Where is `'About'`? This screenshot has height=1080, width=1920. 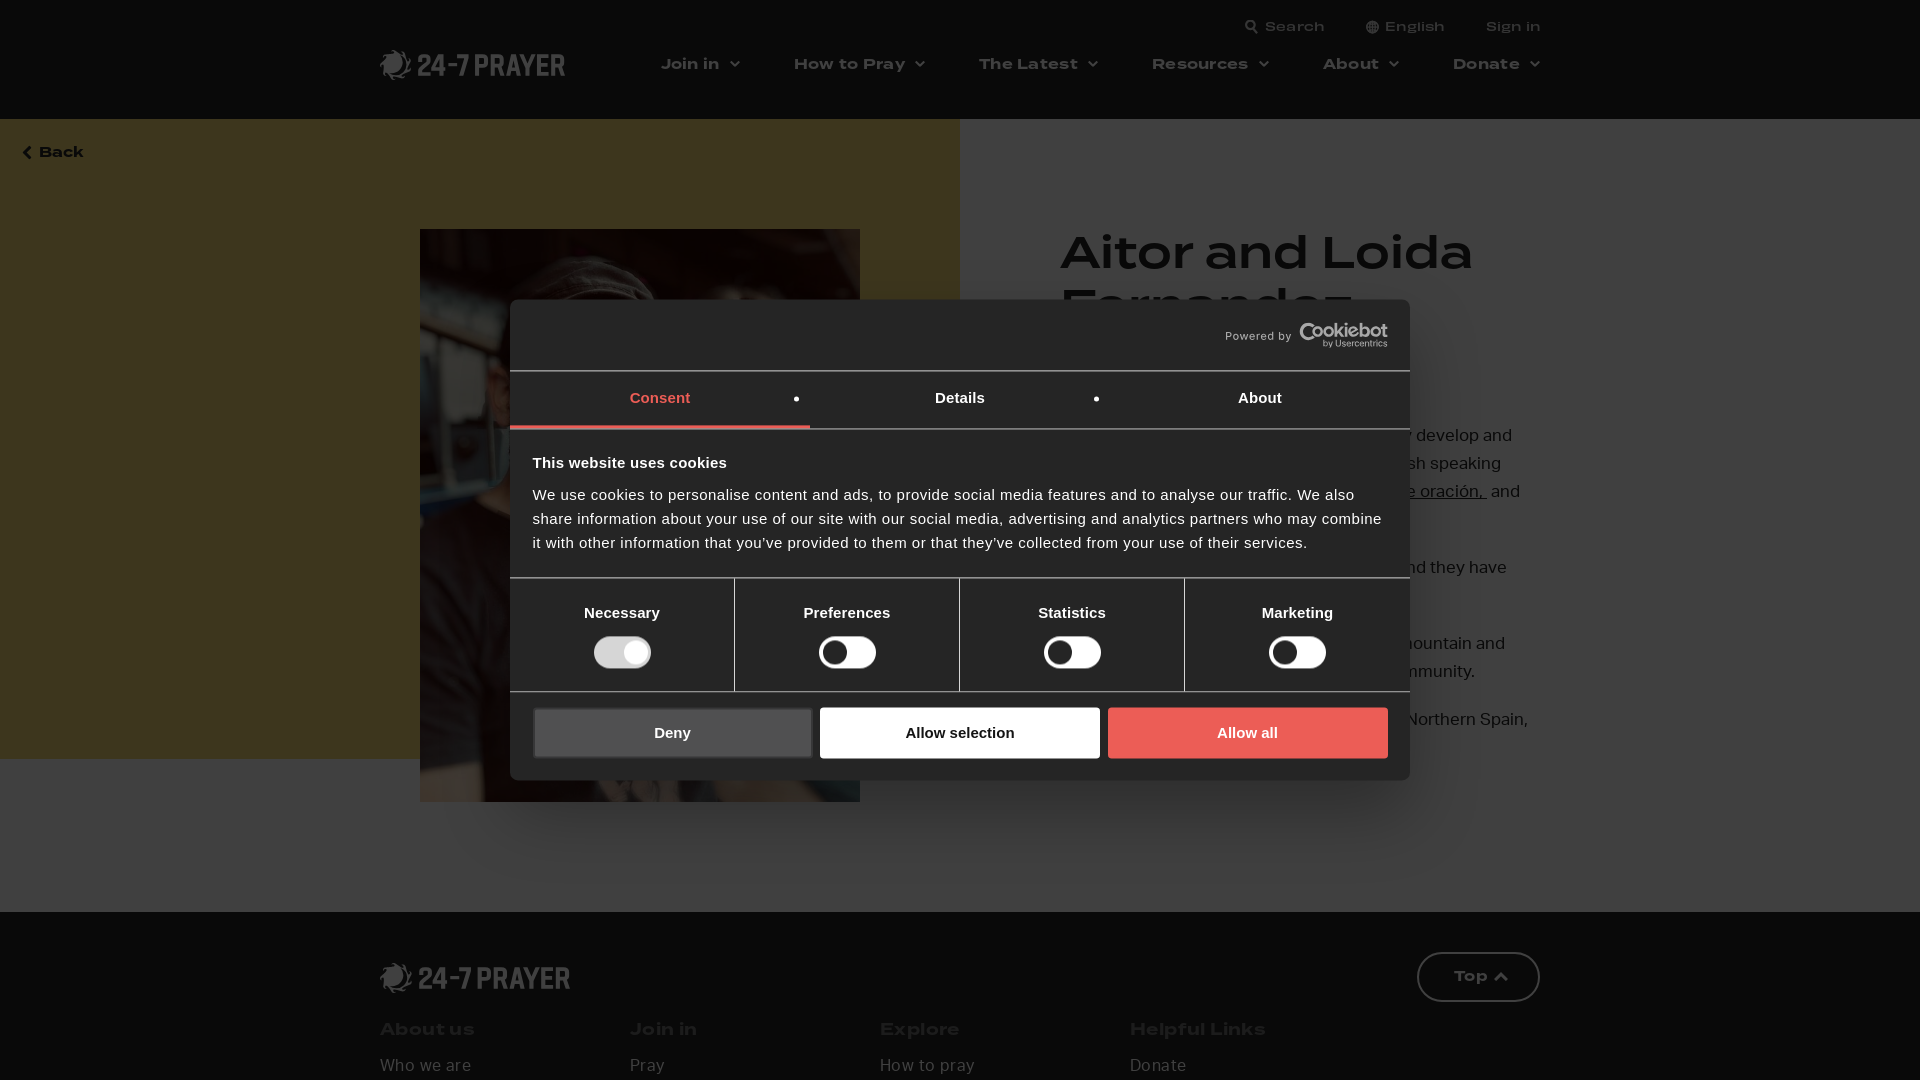 'About' is located at coordinates (1258, 399).